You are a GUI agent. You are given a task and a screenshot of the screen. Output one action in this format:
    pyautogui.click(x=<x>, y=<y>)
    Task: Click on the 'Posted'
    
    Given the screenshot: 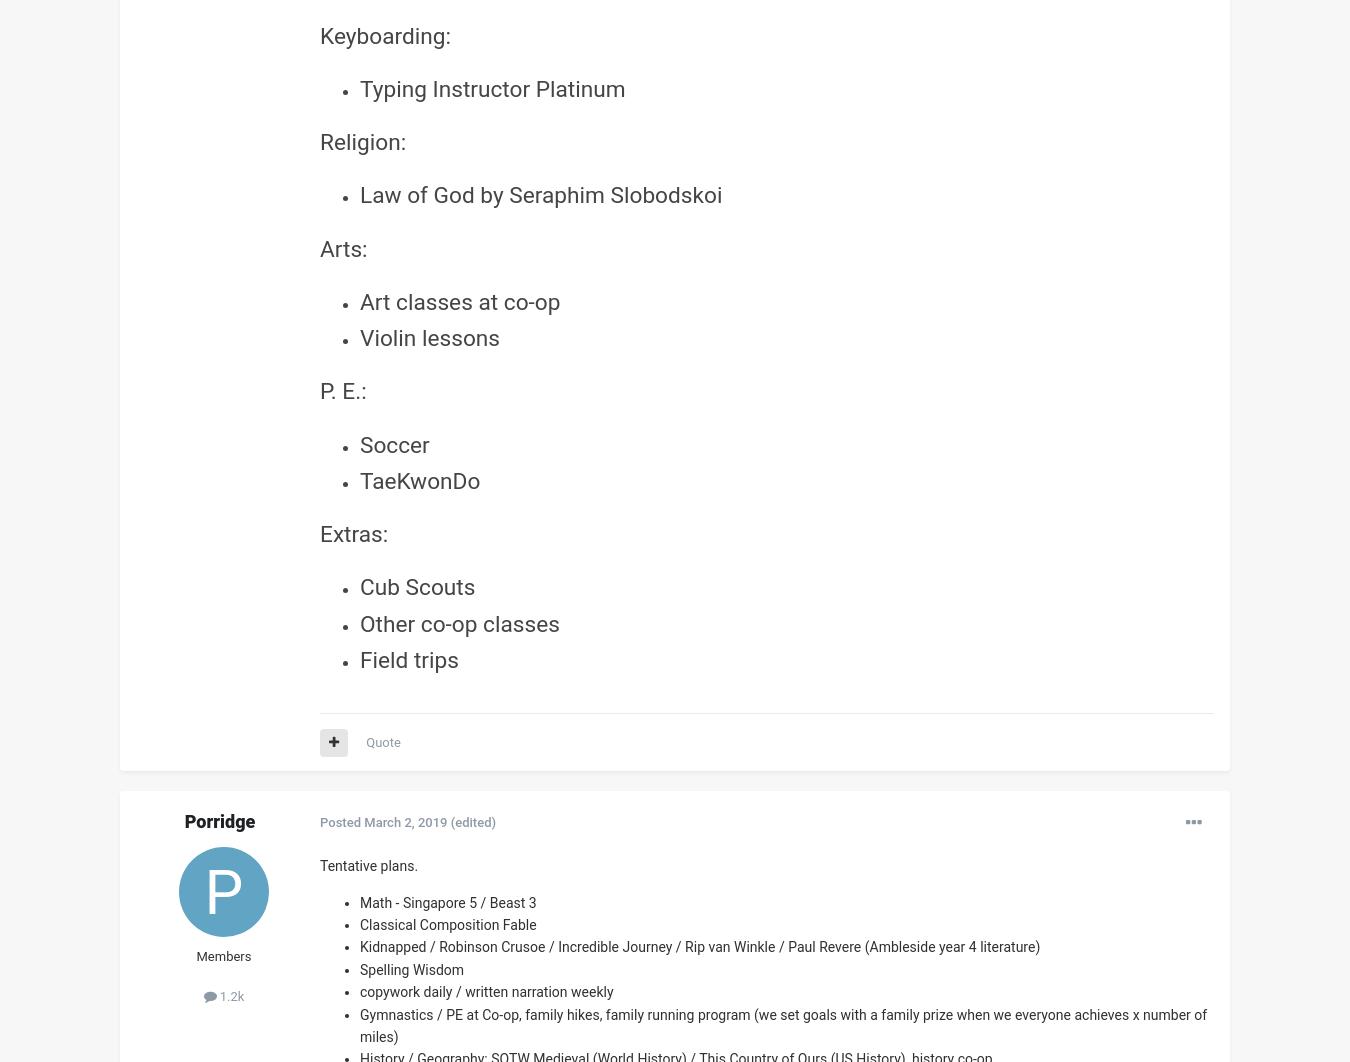 What is the action you would take?
    pyautogui.click(x=341, y=821)
    